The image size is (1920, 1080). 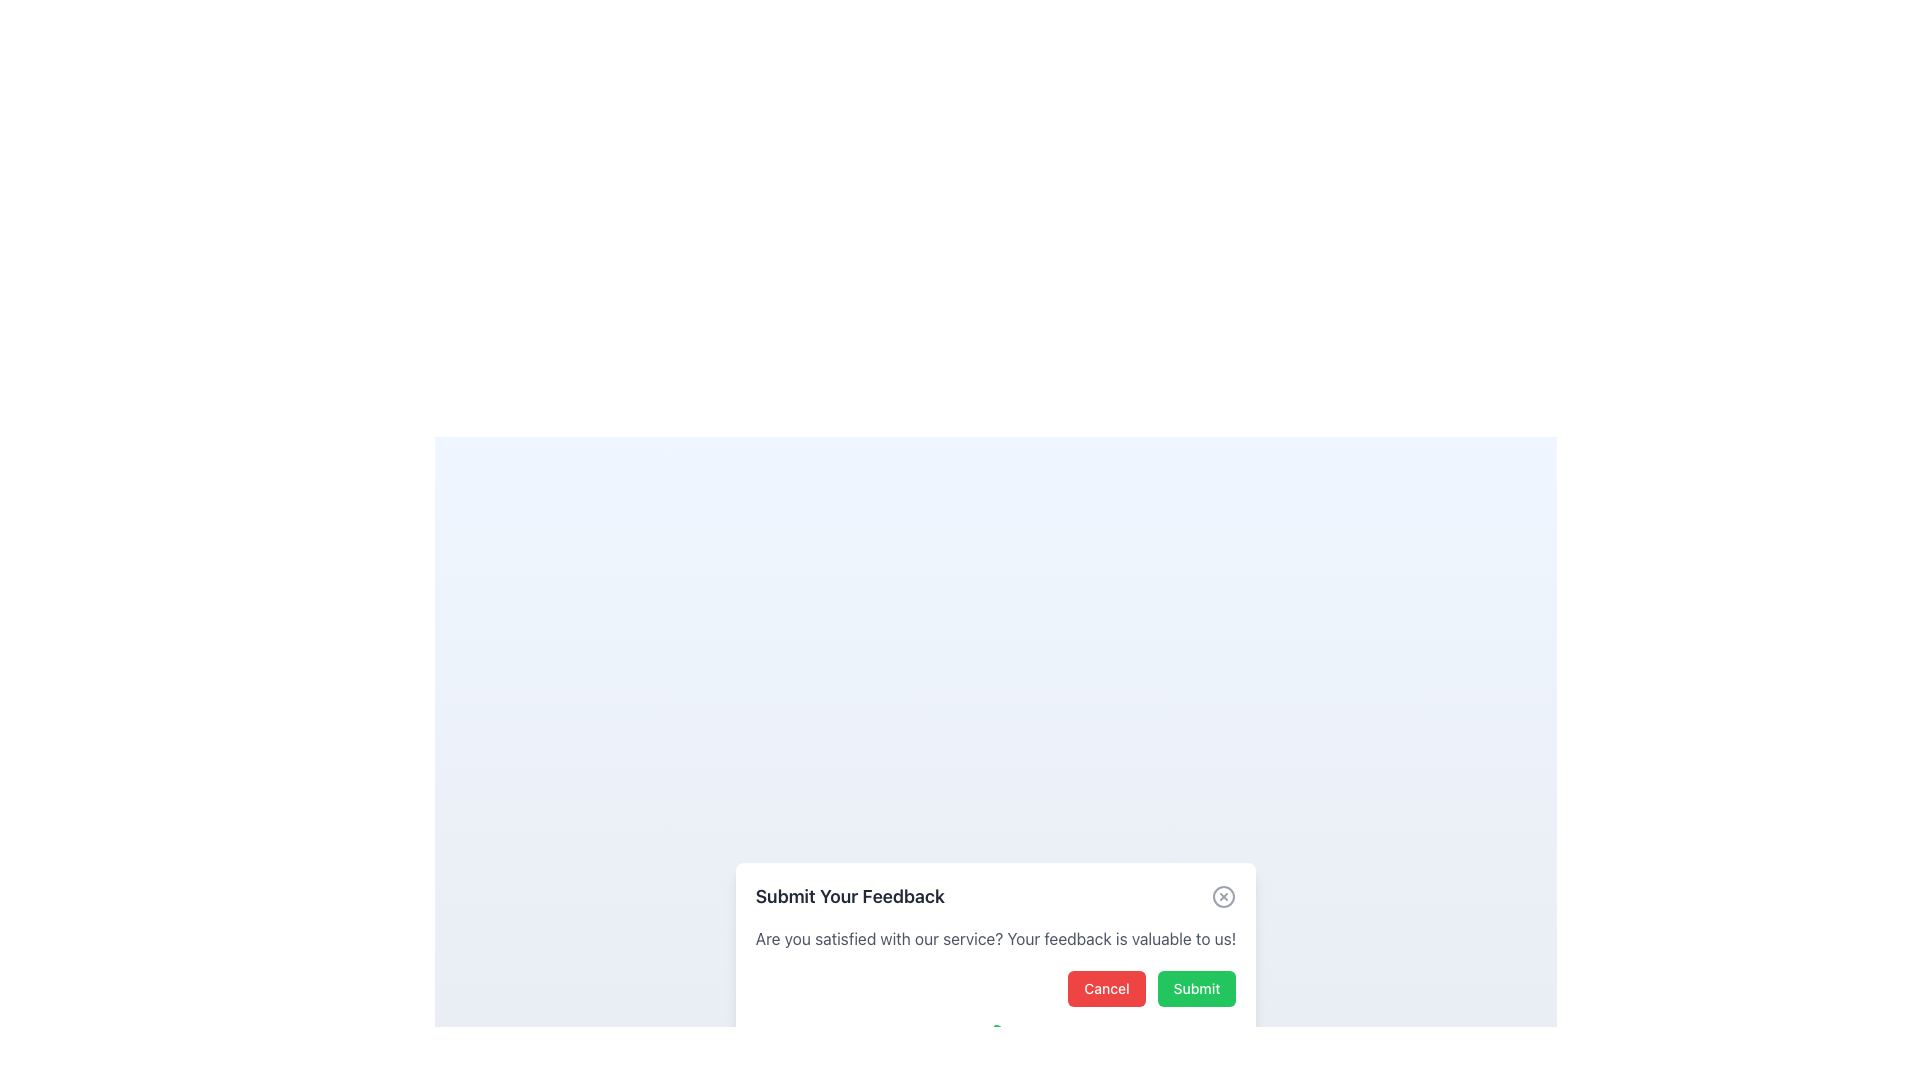 What do you see at coordinates (996, 1045) in the screenshot?
I see `thumbs-up icon with a green color tone located at the bottom center of the 'Submit Your Feedback' modal, positioned directly below the 'Cancel' and 'Submit' buttons` at bounding box center [996, 1045].